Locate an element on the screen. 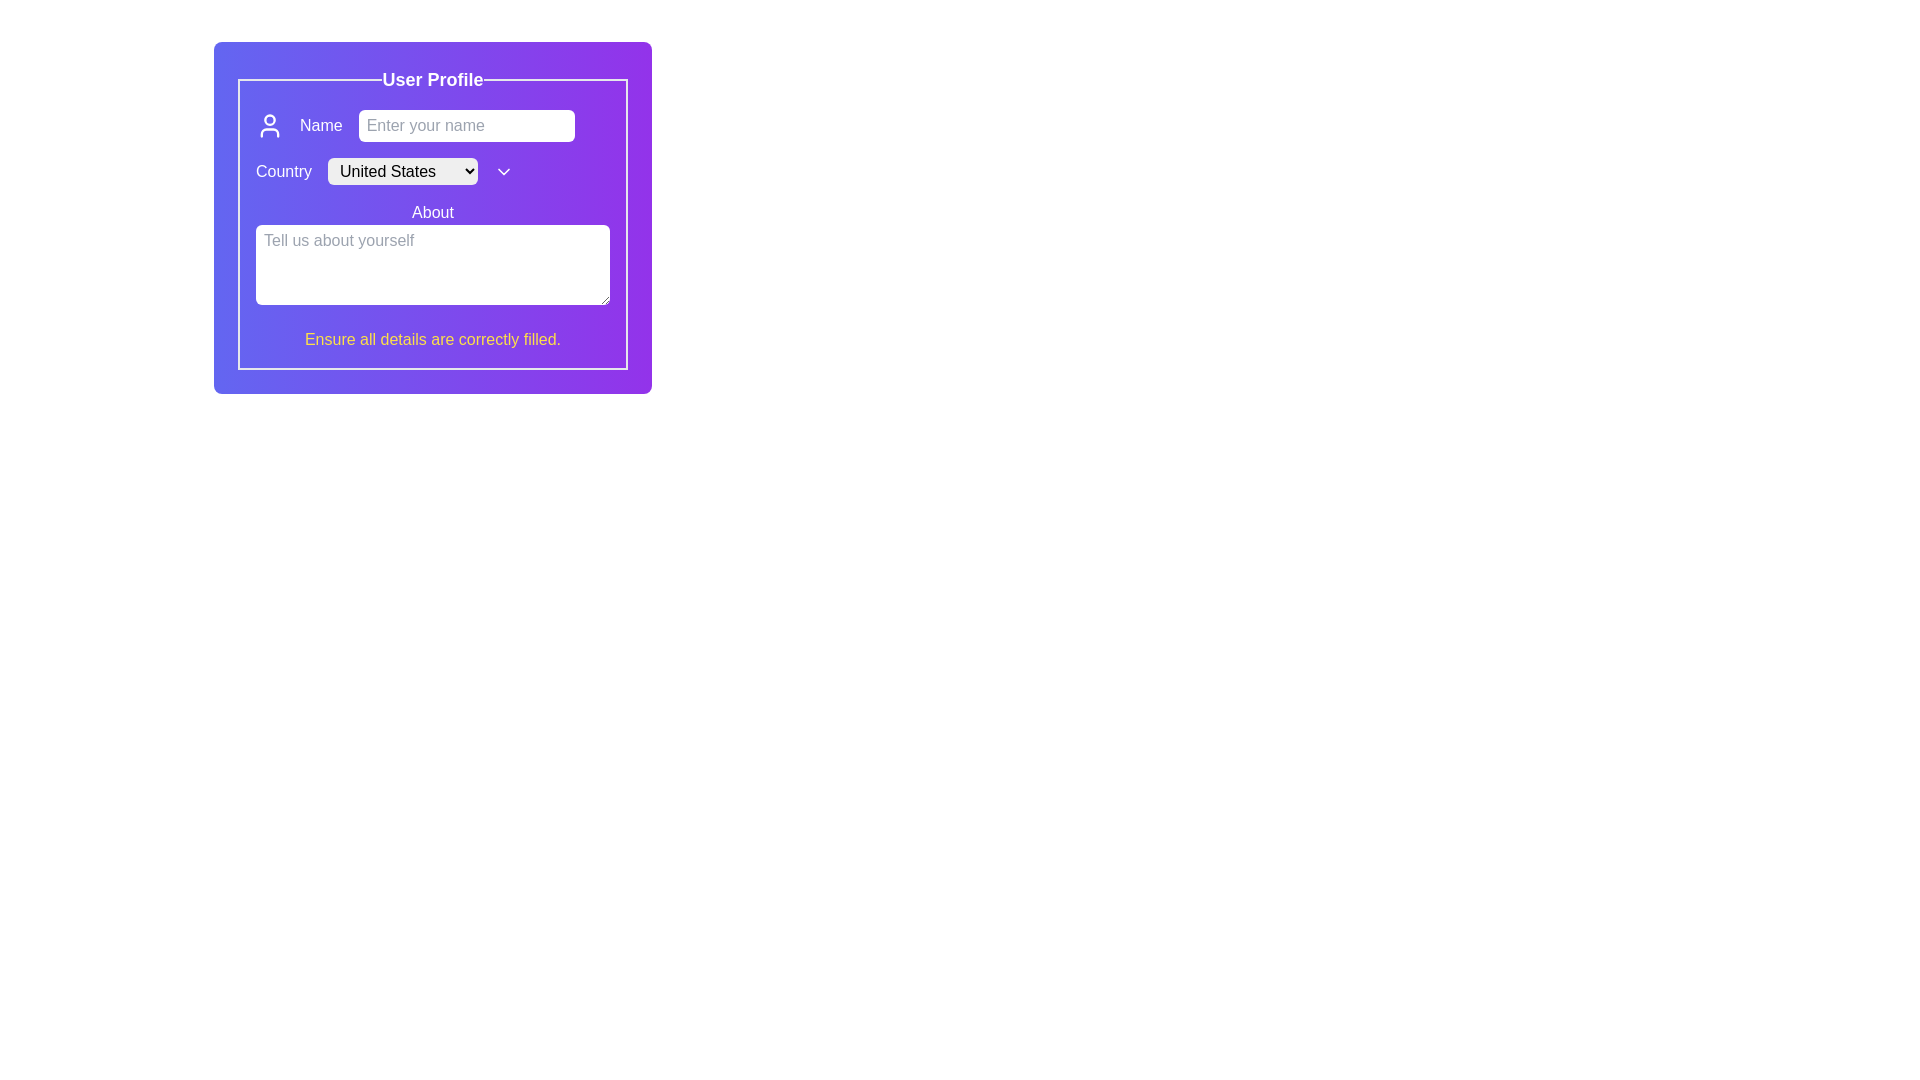 The height and width of the screenshot is (1080, 1920). the dropdown menu for 'Country' labeled with placeholder text 'United States' is located at coordinates (402, 170).